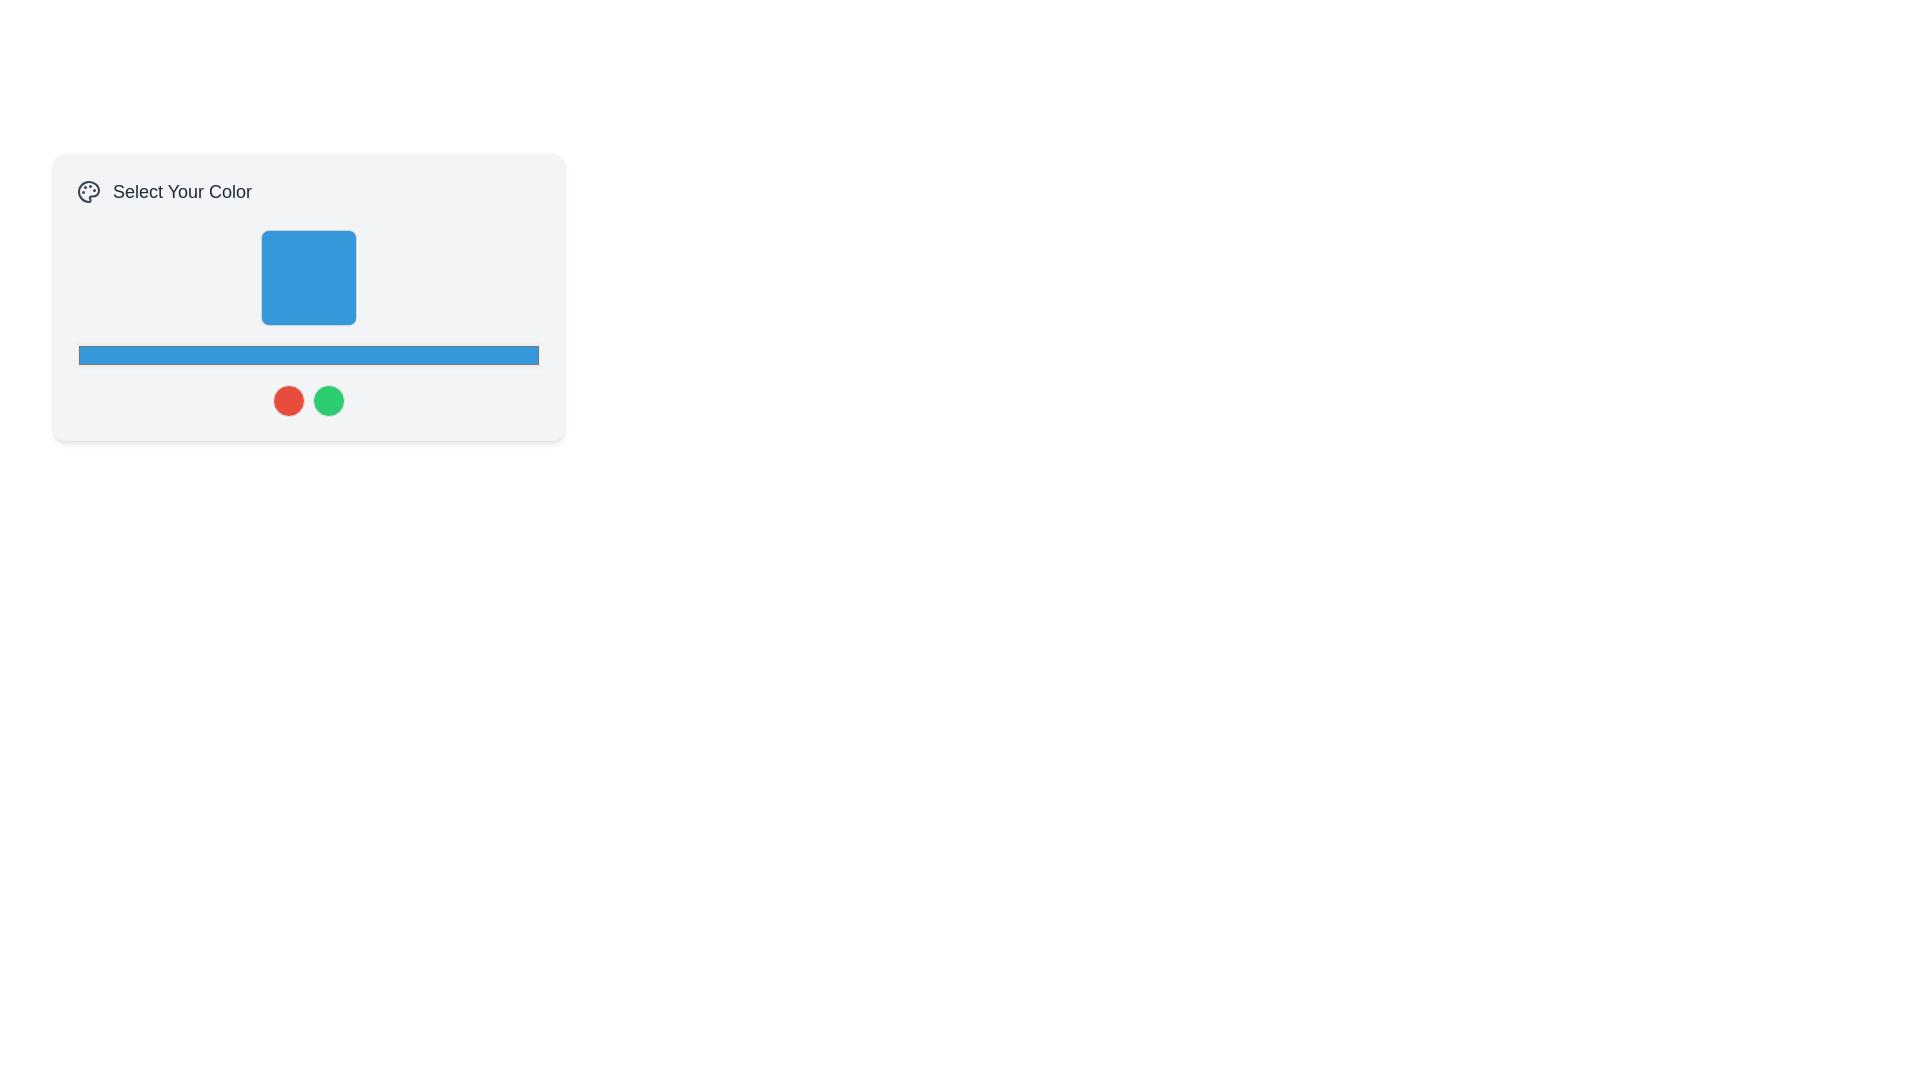  Describe the element at coordinates (88, 192) in the screenshot. I see `the painter's palette SVG icon, which is light gray and located to the left of the text 'Select Your Color'` at that location.